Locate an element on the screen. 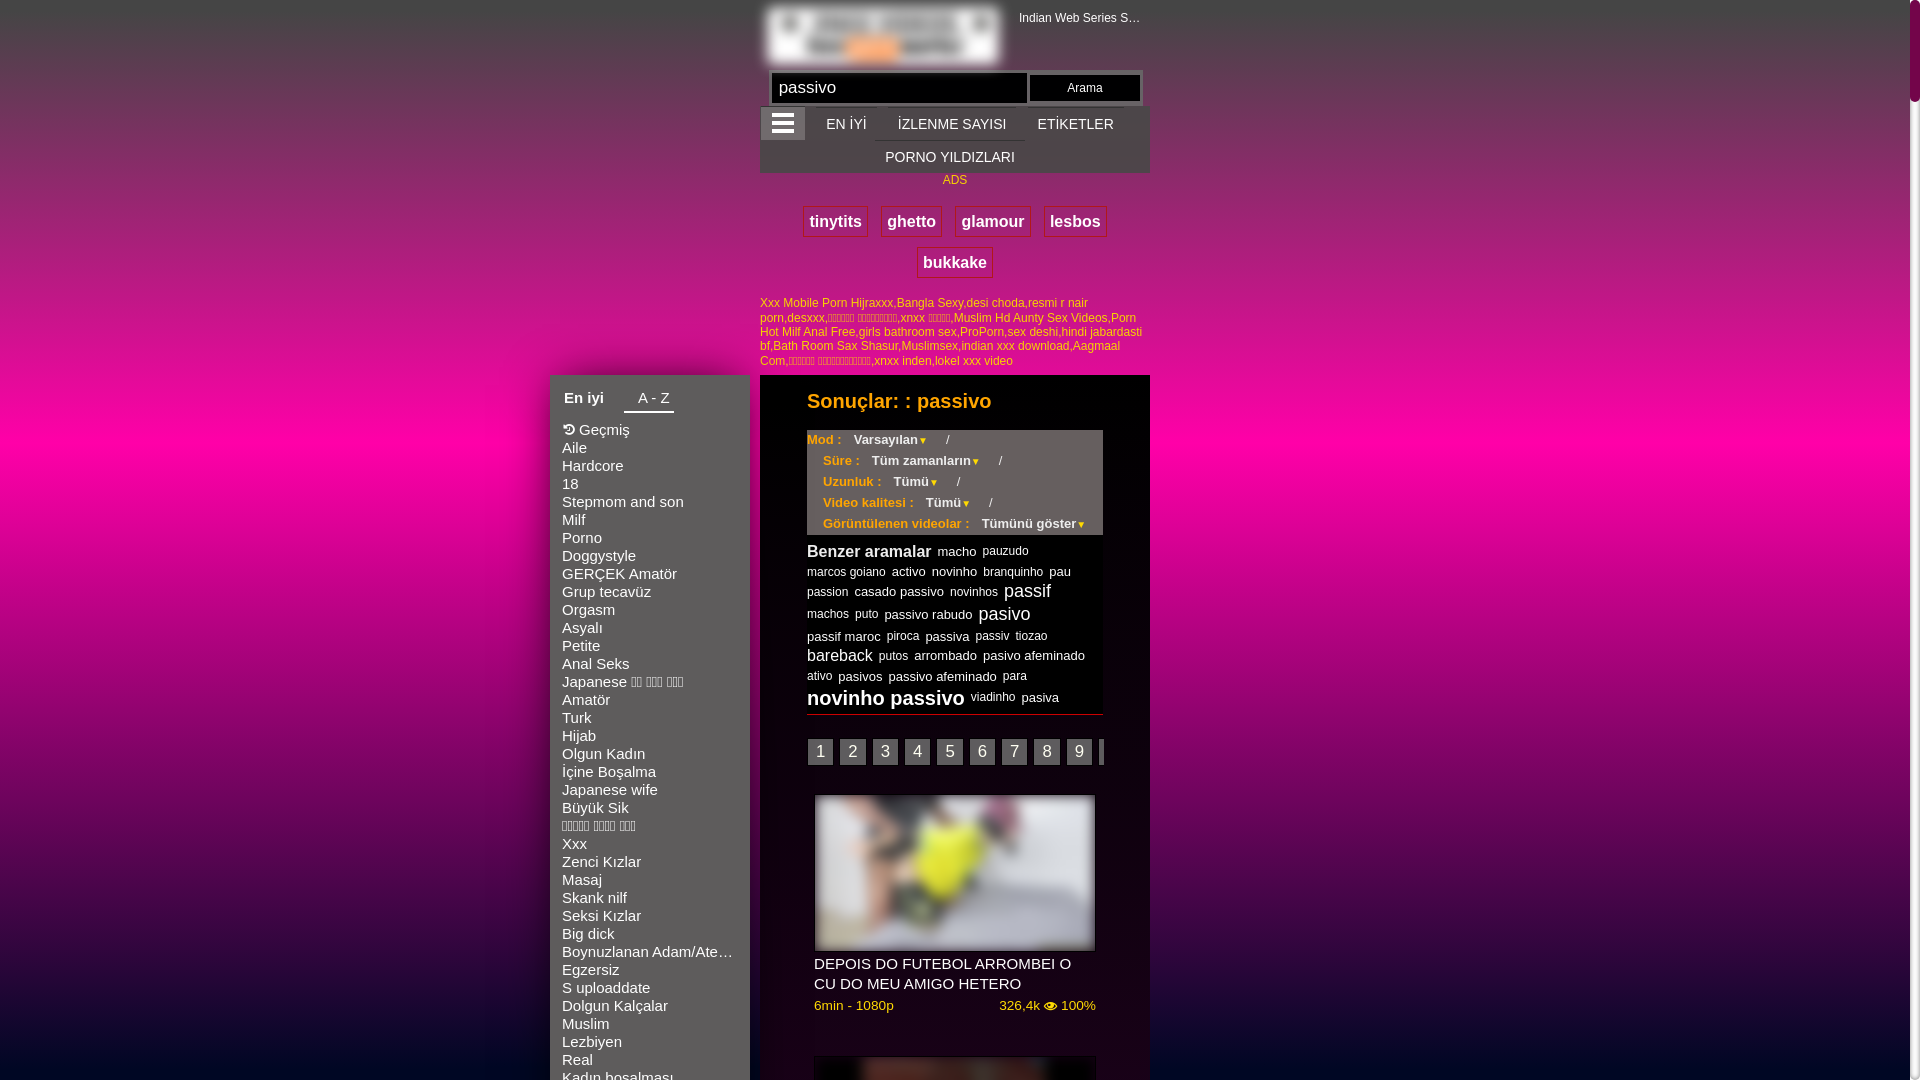  'passivo afeminado' is located at coordinates (940, 675).